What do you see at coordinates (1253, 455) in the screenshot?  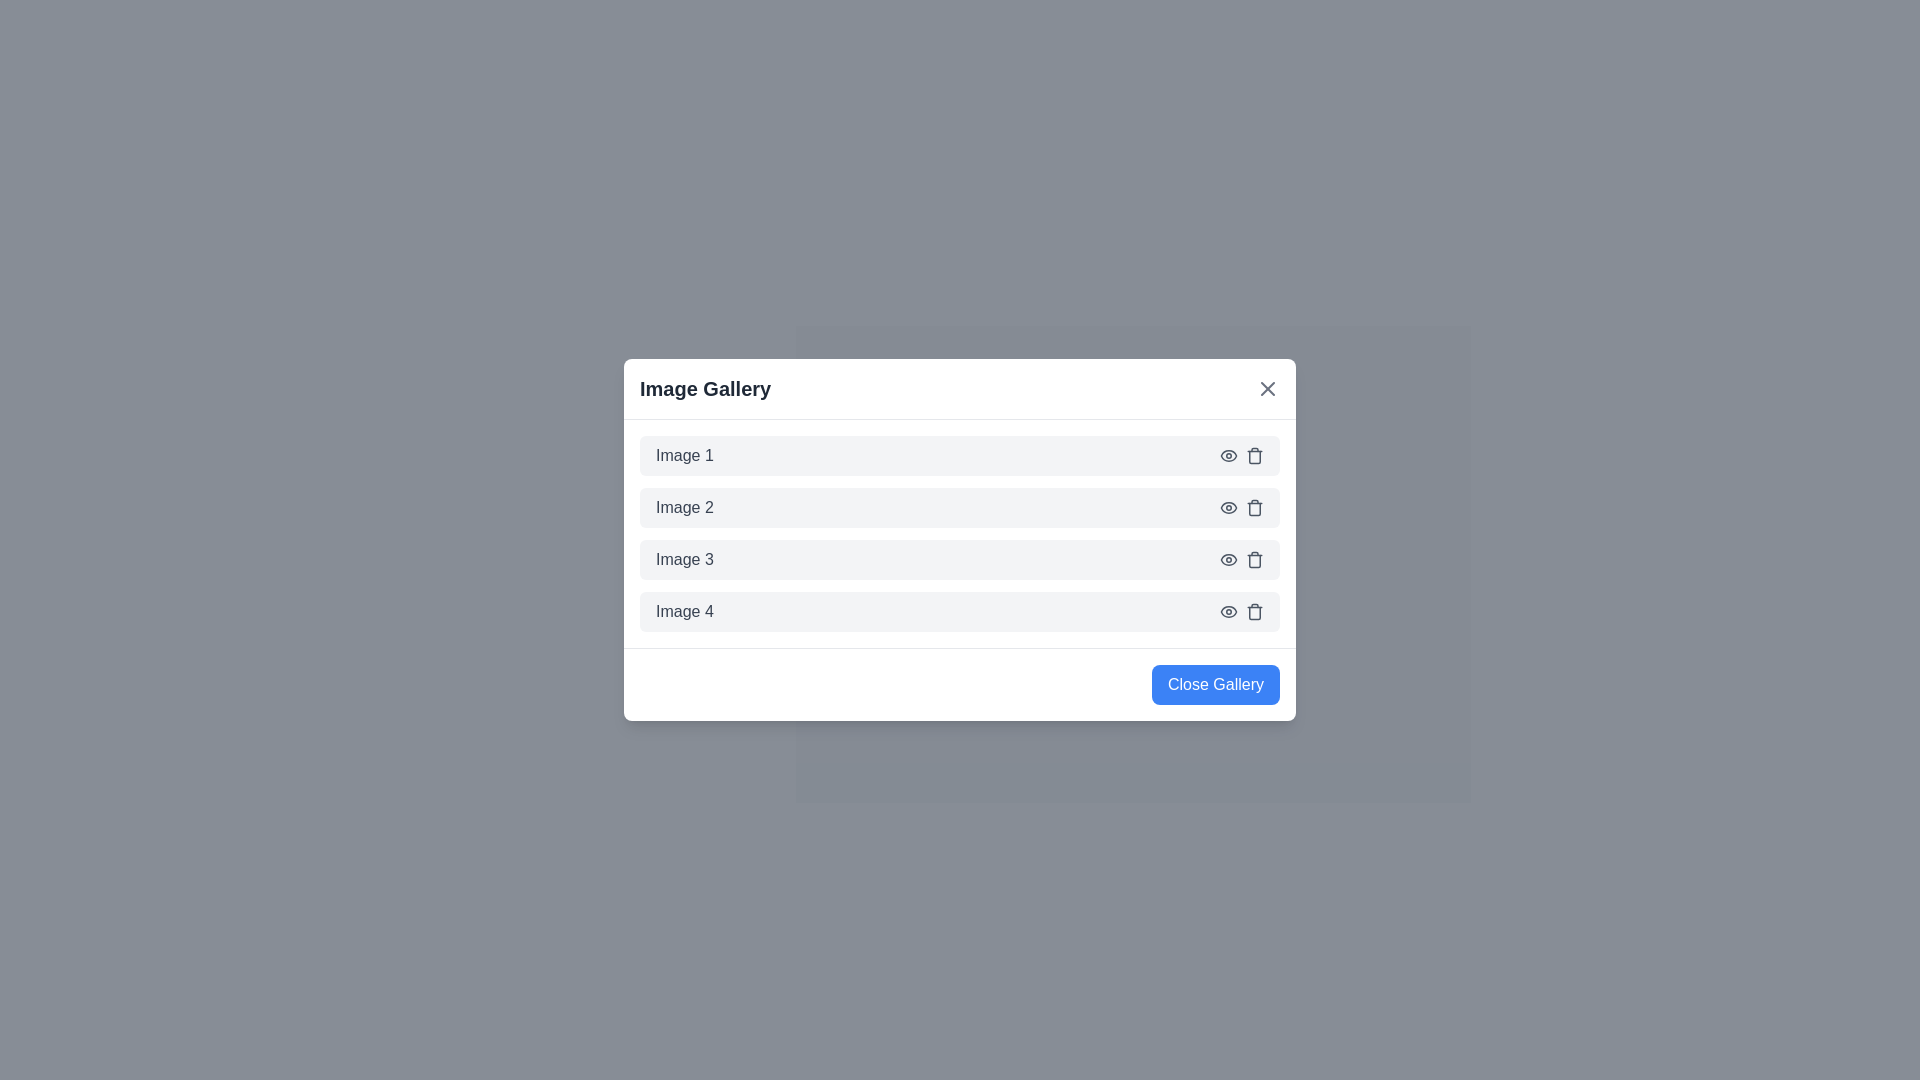 I see `the trash bin icon button, which is the second interactive icon in the last column of the first row within the gallery table, to emphasize interactivity with hover effects` at bounding box center [1253, 455].